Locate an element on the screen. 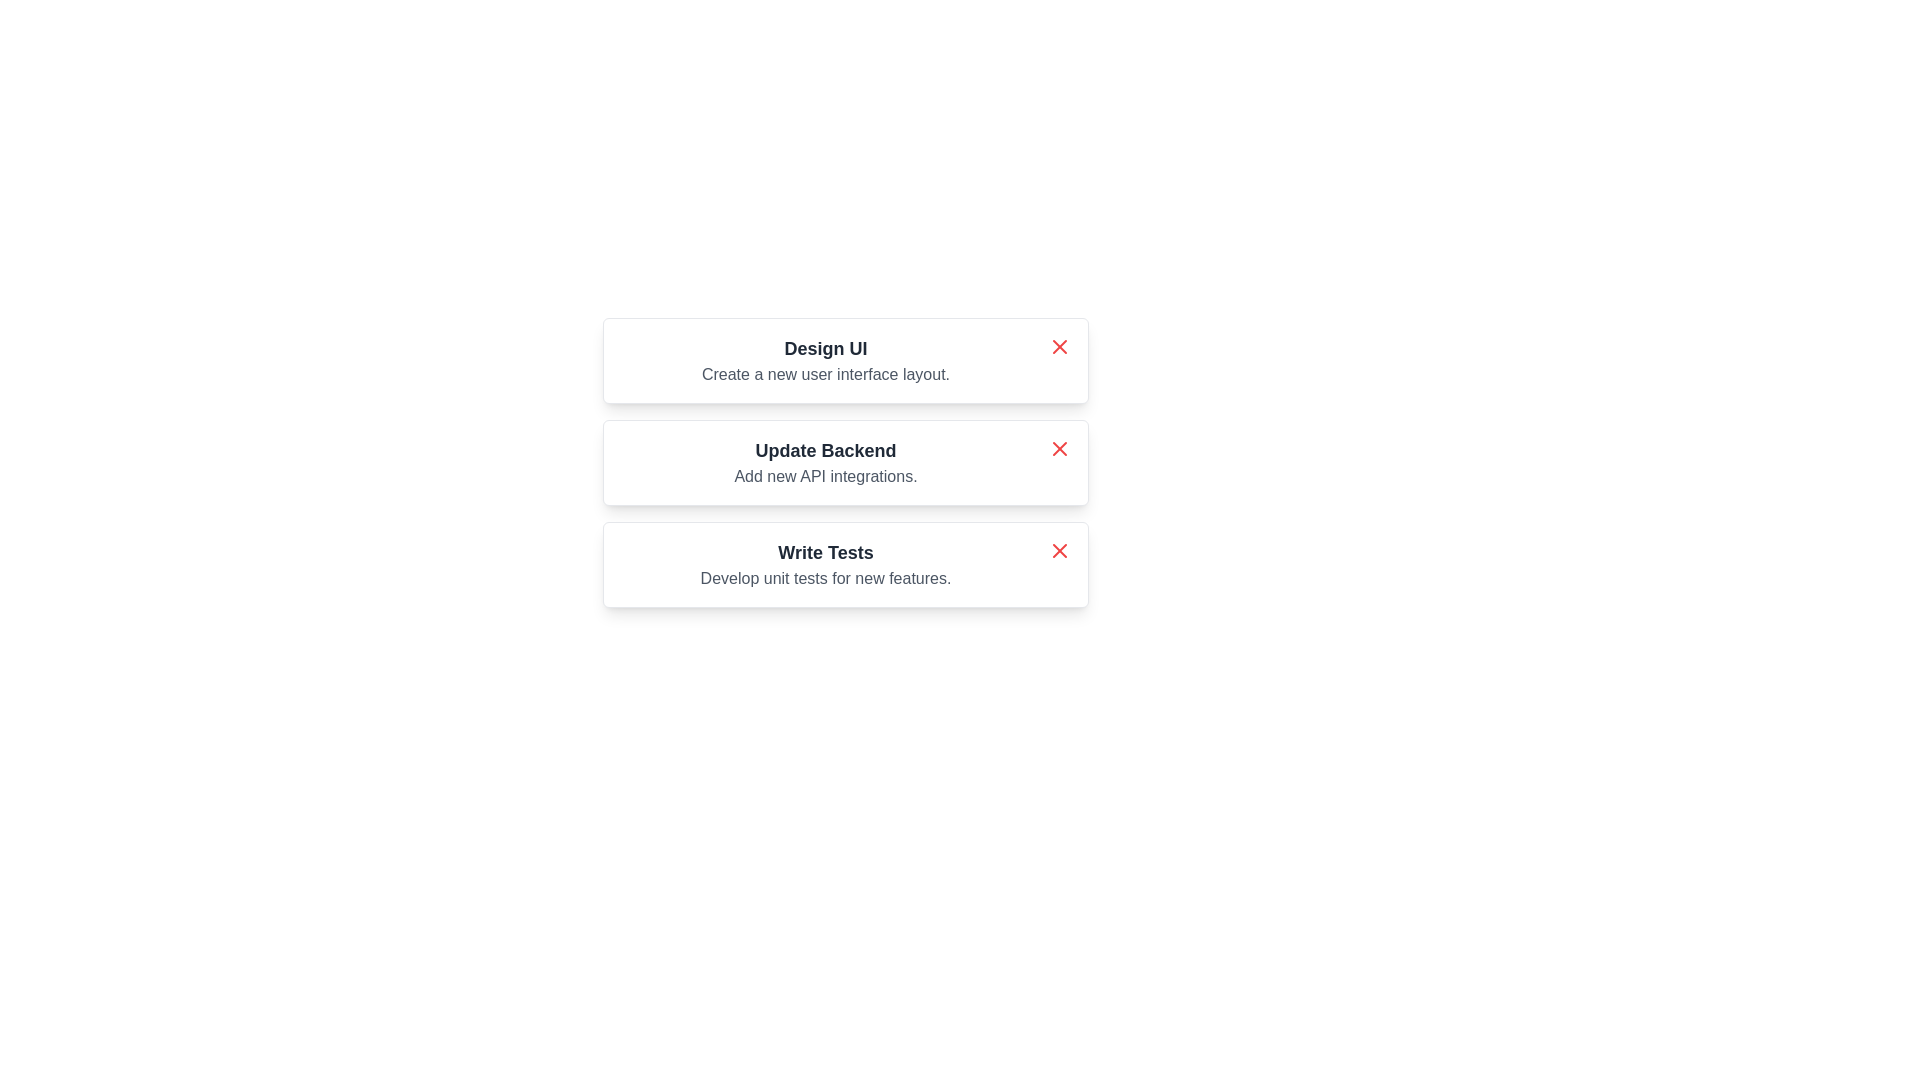  the card titled 'Update Backend' is located at coordinates (845, 462).